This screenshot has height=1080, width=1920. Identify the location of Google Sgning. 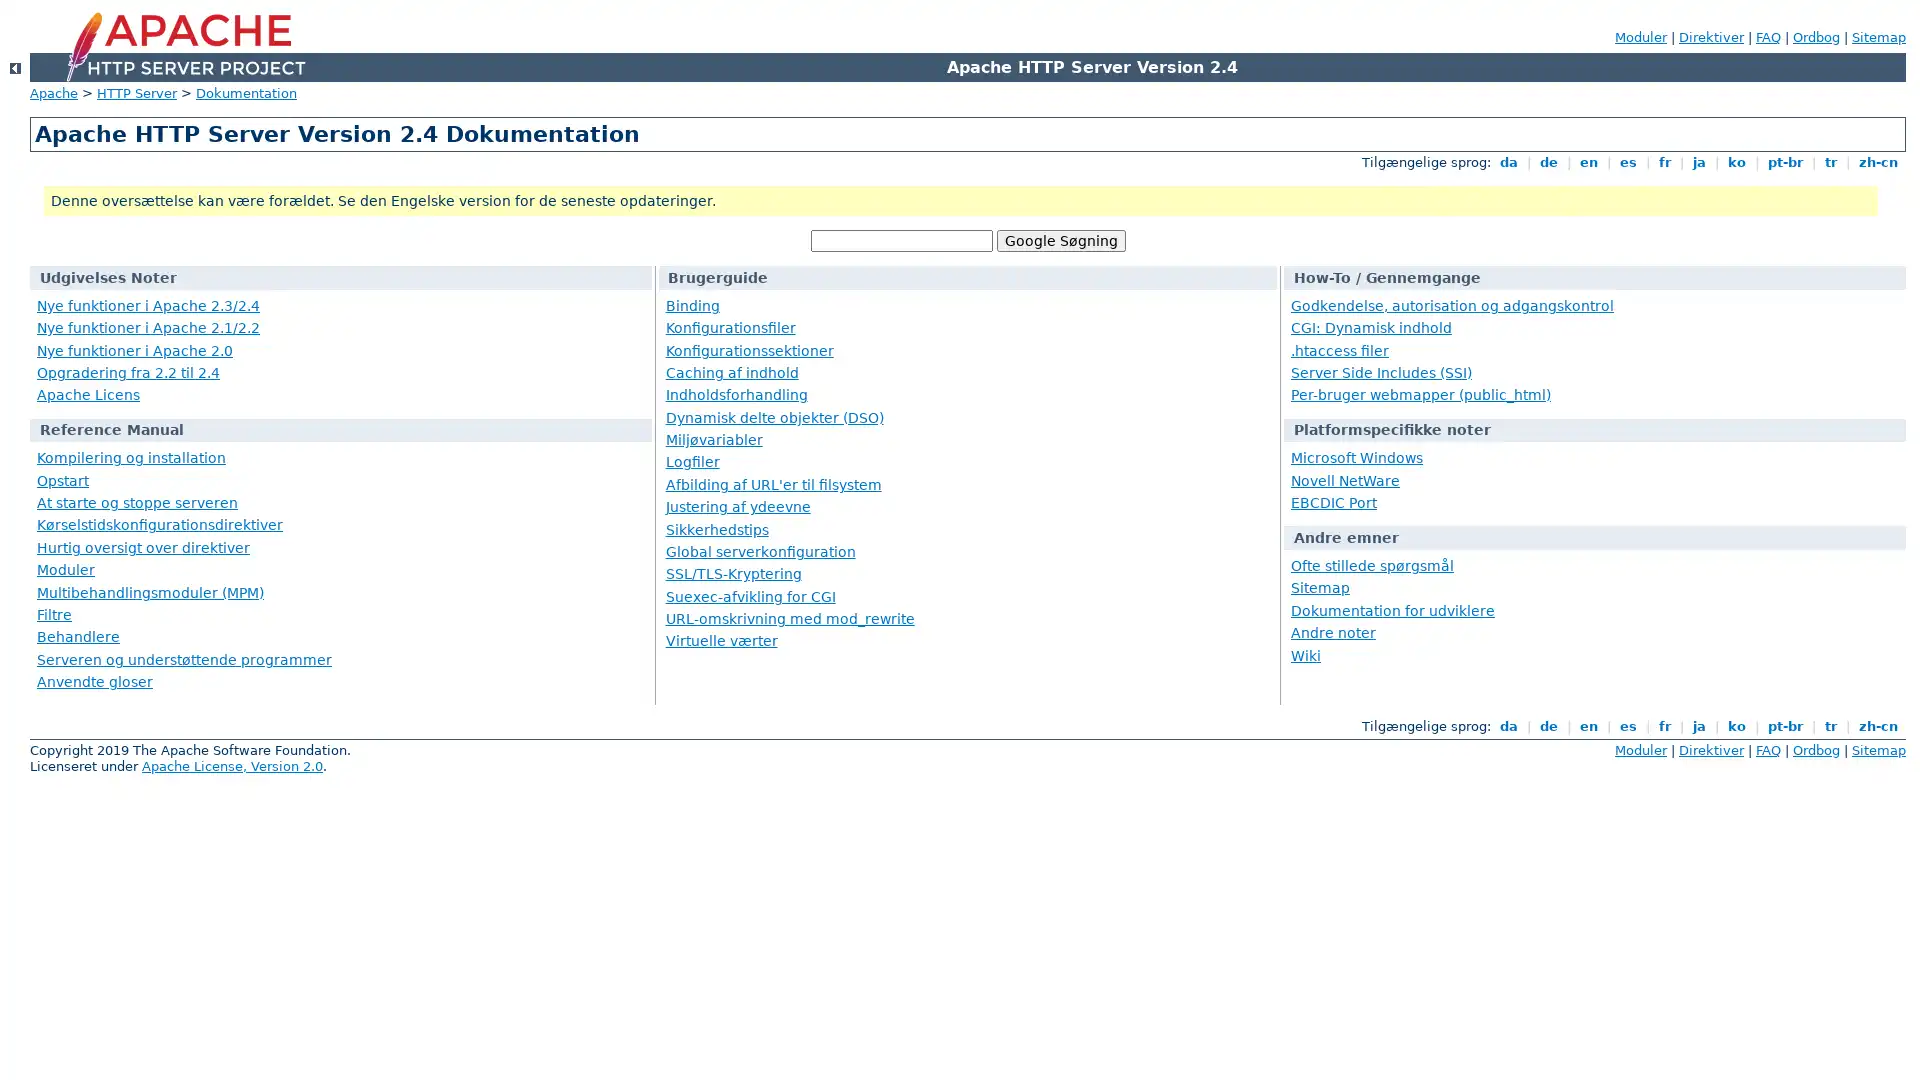
(1059, 239).